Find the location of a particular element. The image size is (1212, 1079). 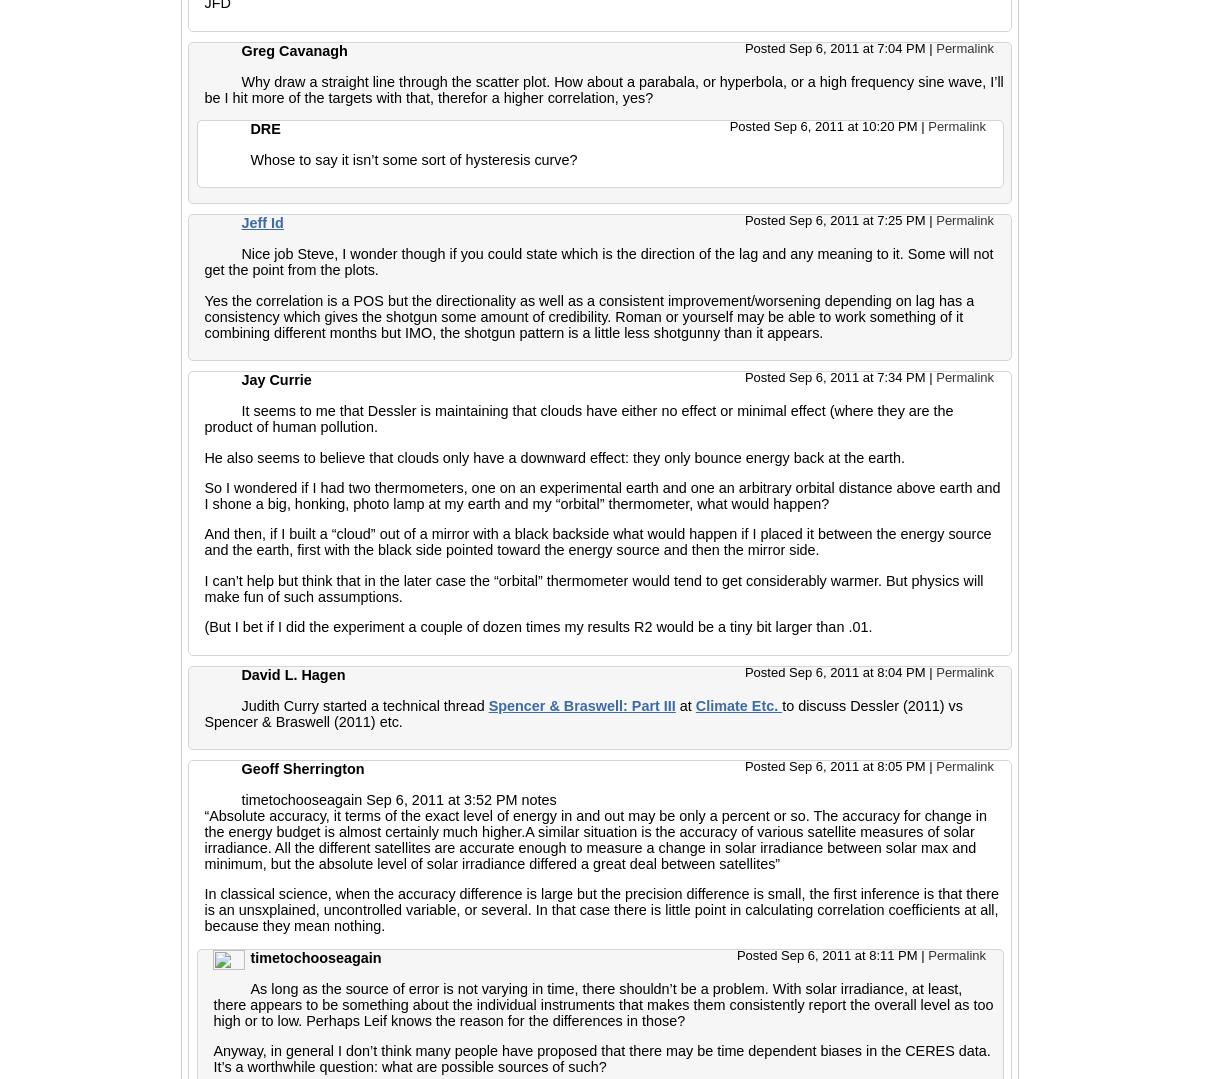

'David L. Hagen' is located at coordinates (292, 674).